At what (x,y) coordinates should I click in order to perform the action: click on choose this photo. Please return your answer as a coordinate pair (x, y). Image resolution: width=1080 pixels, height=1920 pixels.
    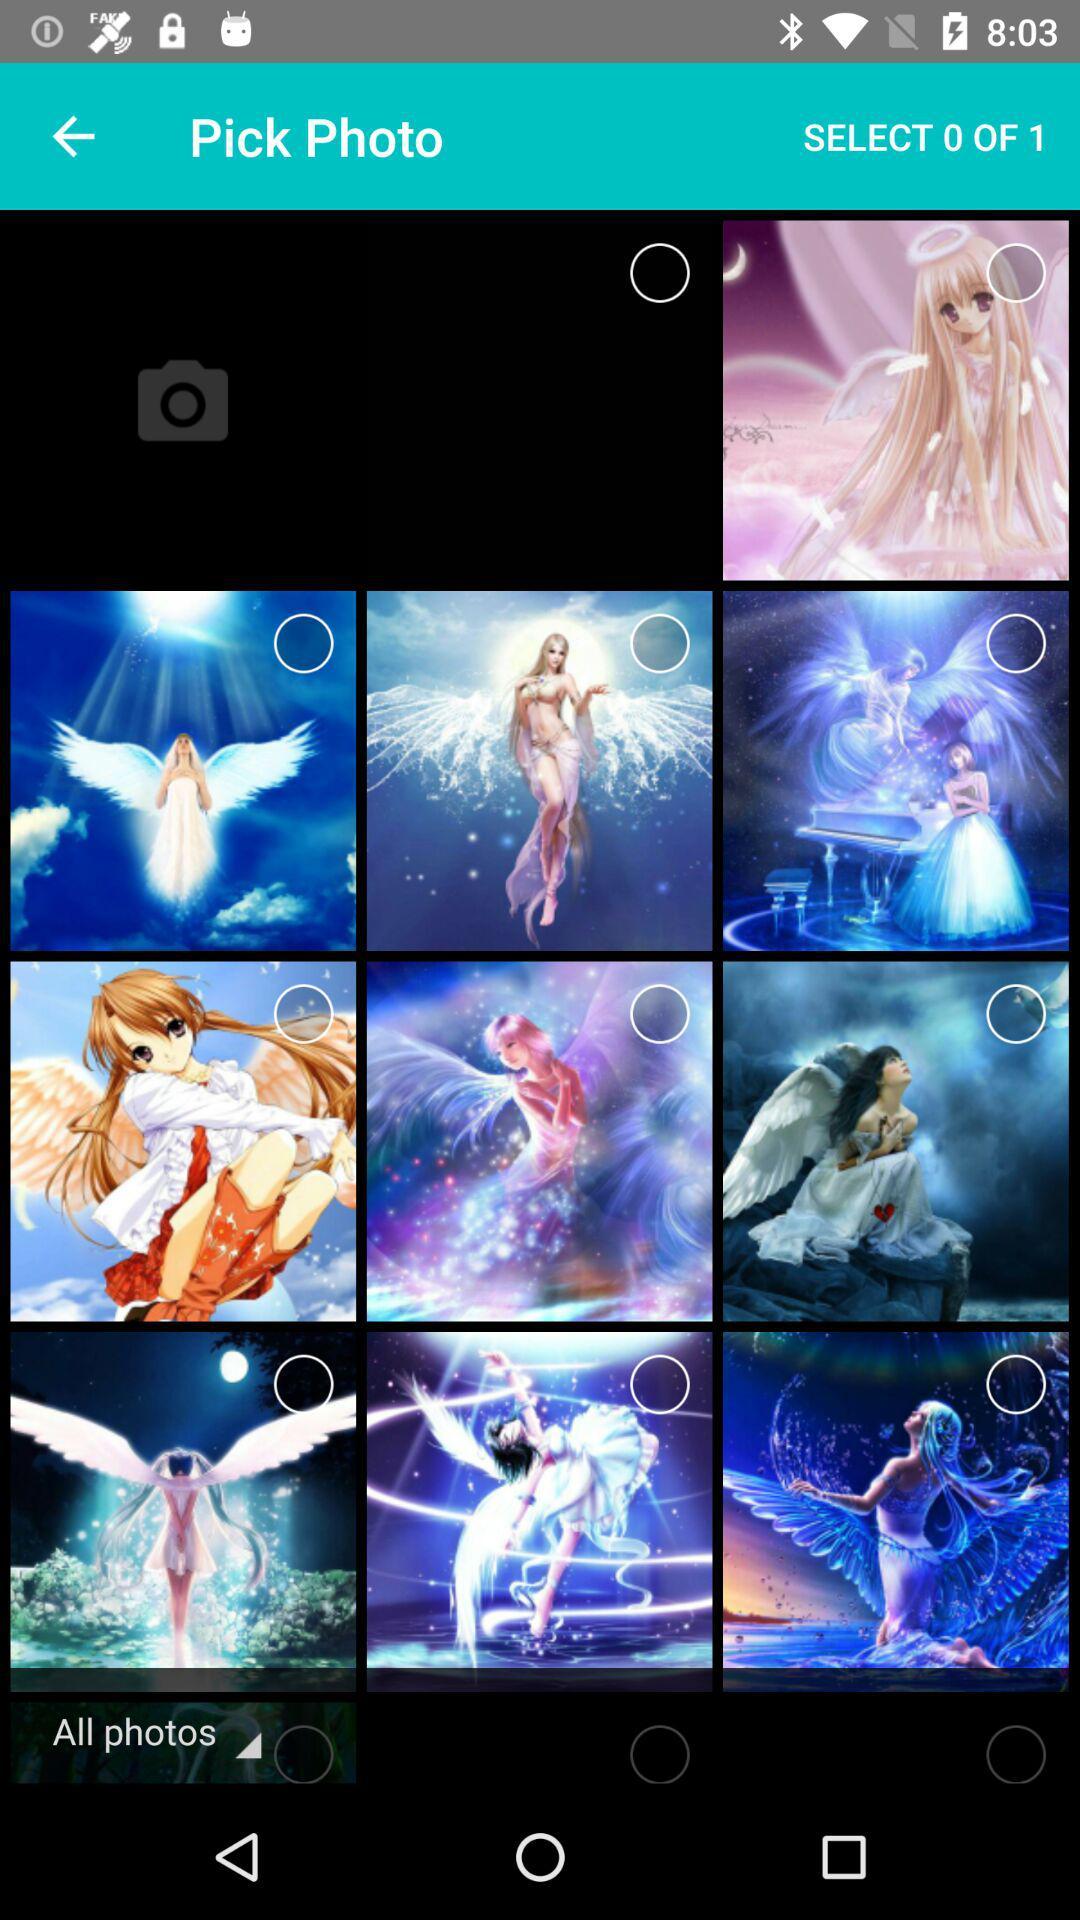
    Looking at the image, I should click on (659, 1013).